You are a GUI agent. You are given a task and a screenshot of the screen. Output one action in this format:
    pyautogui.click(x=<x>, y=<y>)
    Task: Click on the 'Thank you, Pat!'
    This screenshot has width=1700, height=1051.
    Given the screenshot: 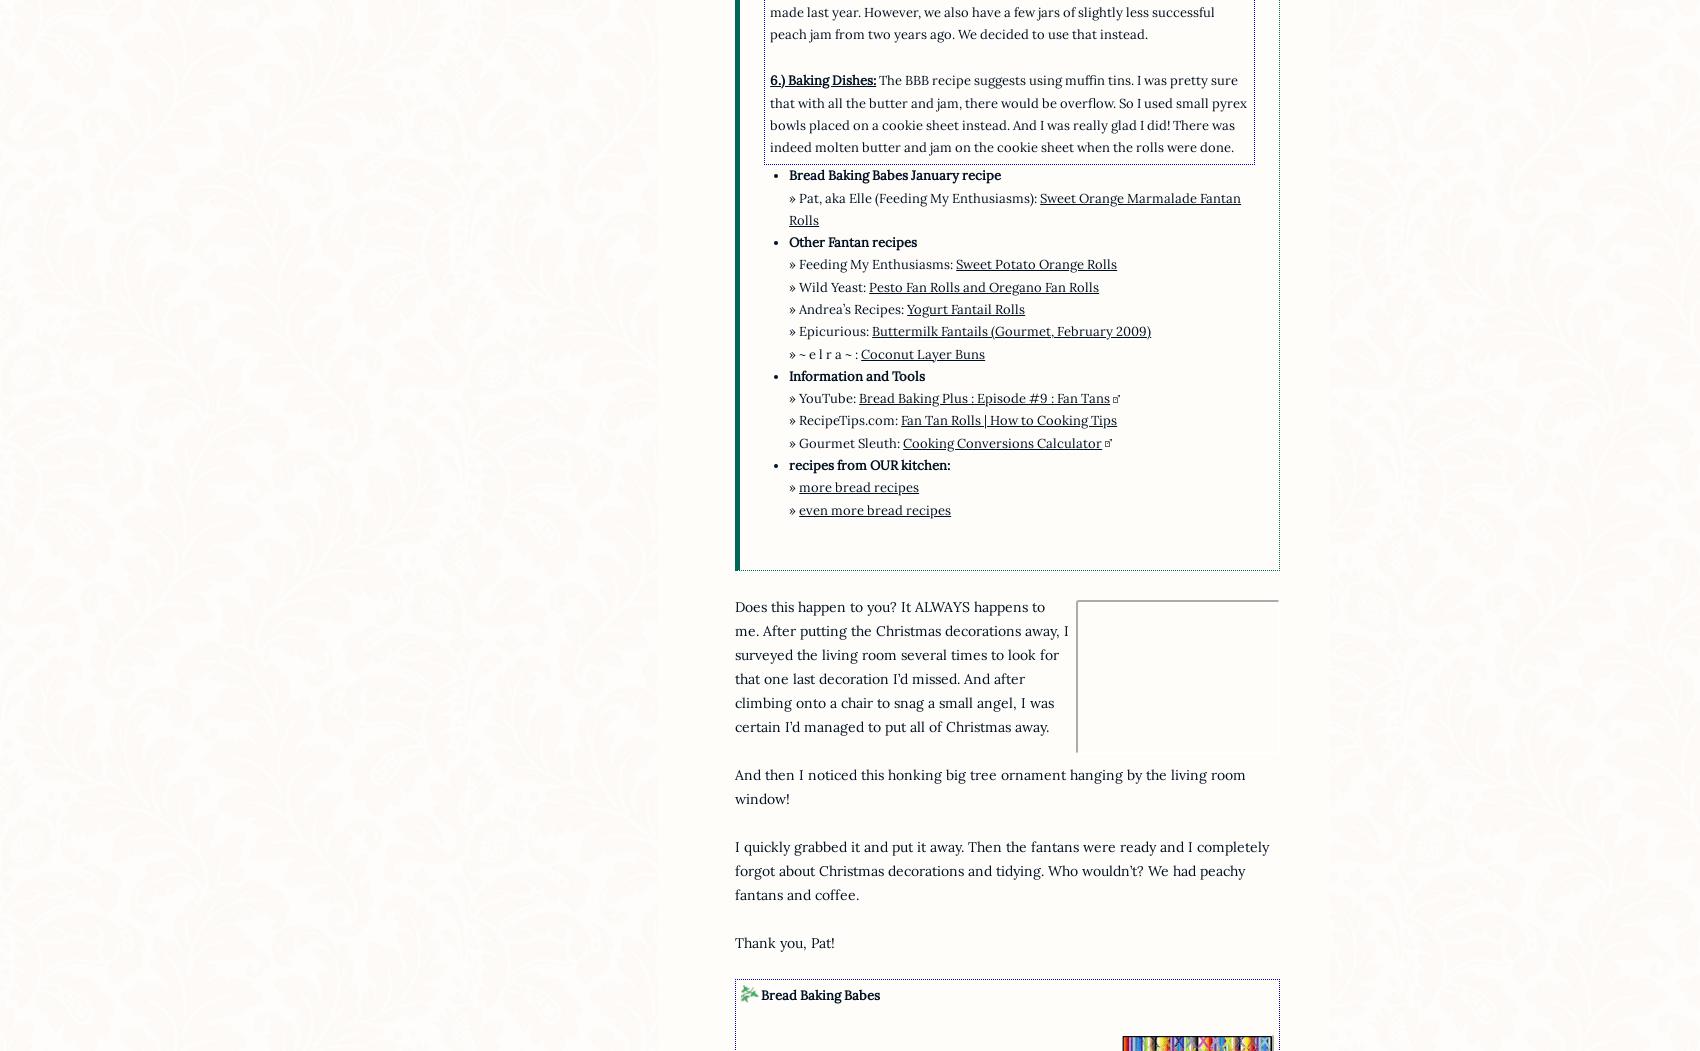 What is the action you would take?
    pyautogui.click(x=734, y=941)
    